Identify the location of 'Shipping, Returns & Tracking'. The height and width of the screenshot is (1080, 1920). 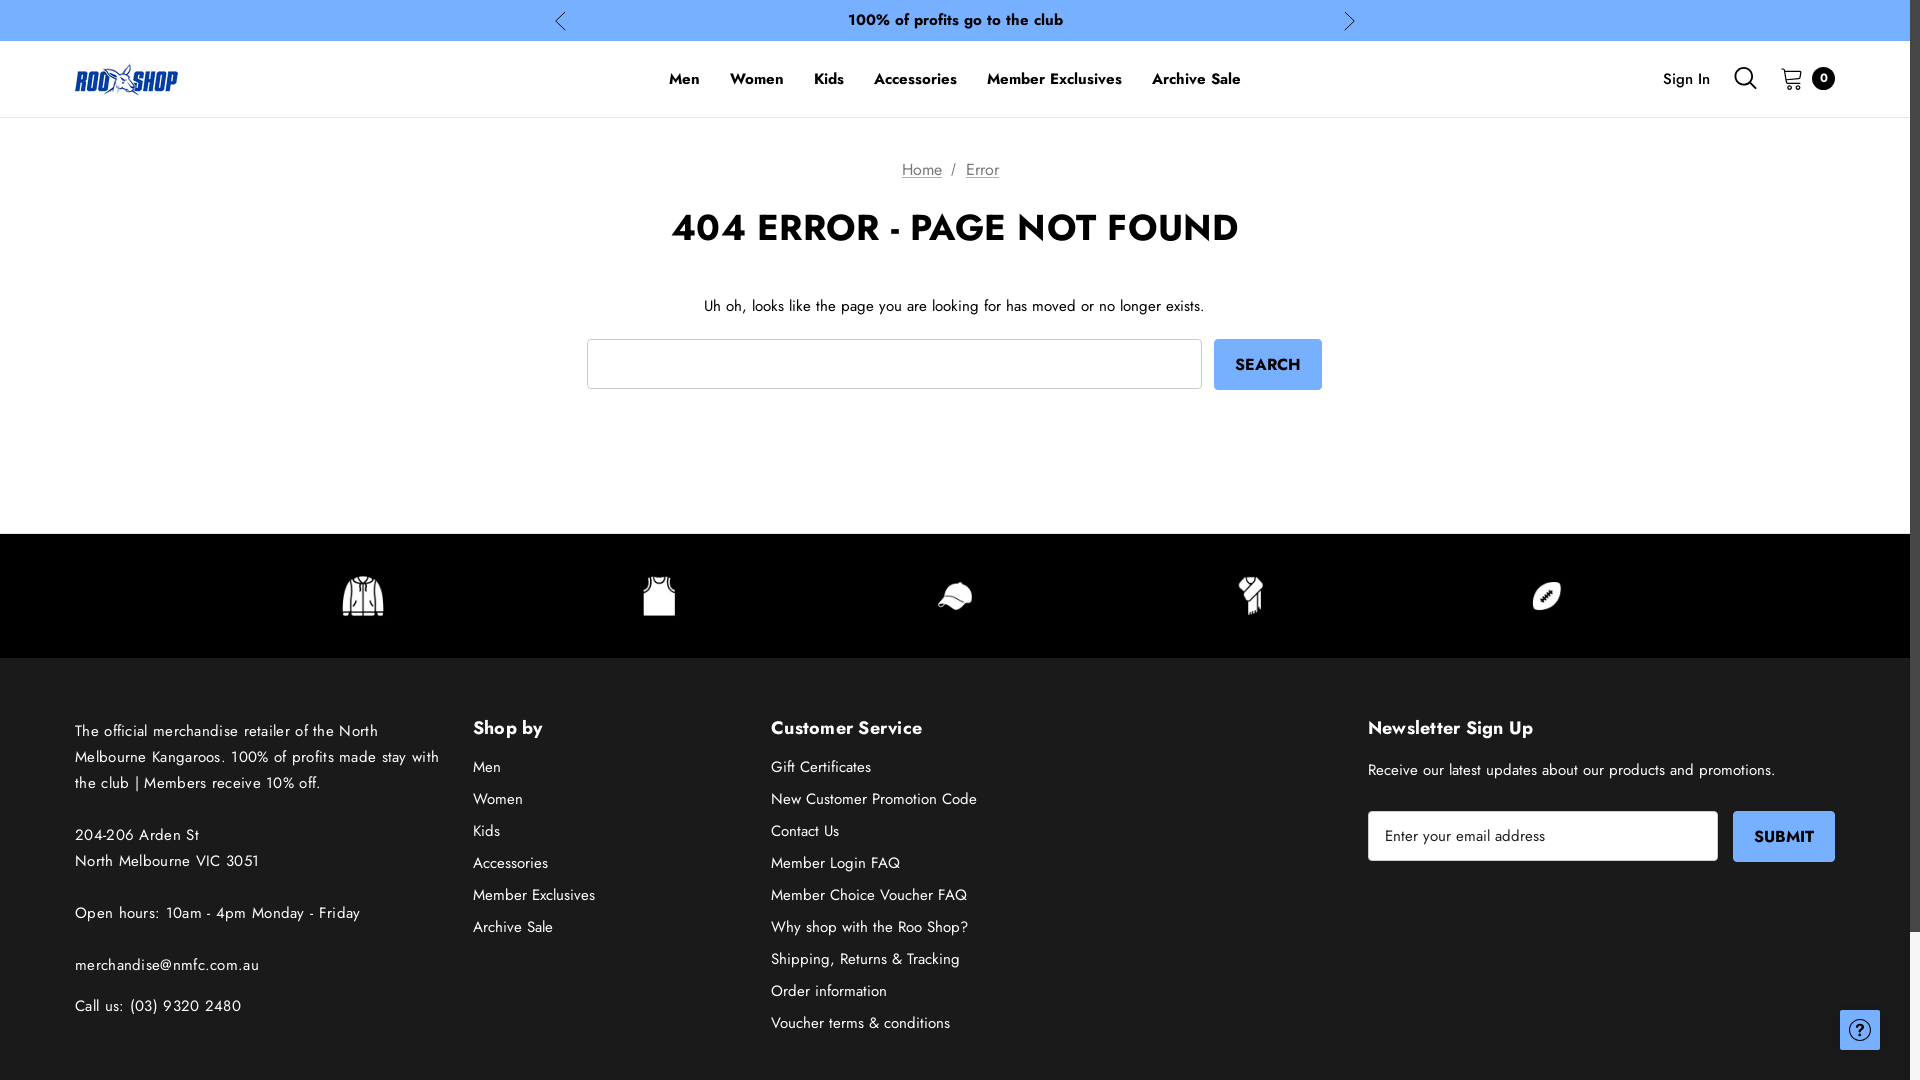
(865, 958).